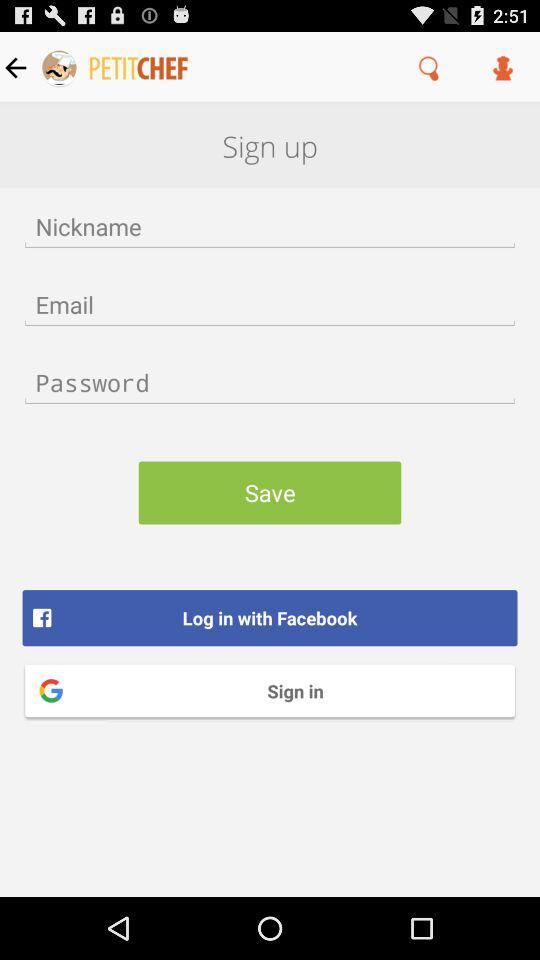 The width and height of the screenshot is (540, 960). What do you see at coordinates (270, 690) in the screenshot?
I see `the item below the log in with item` at bounding box center [270, 690].